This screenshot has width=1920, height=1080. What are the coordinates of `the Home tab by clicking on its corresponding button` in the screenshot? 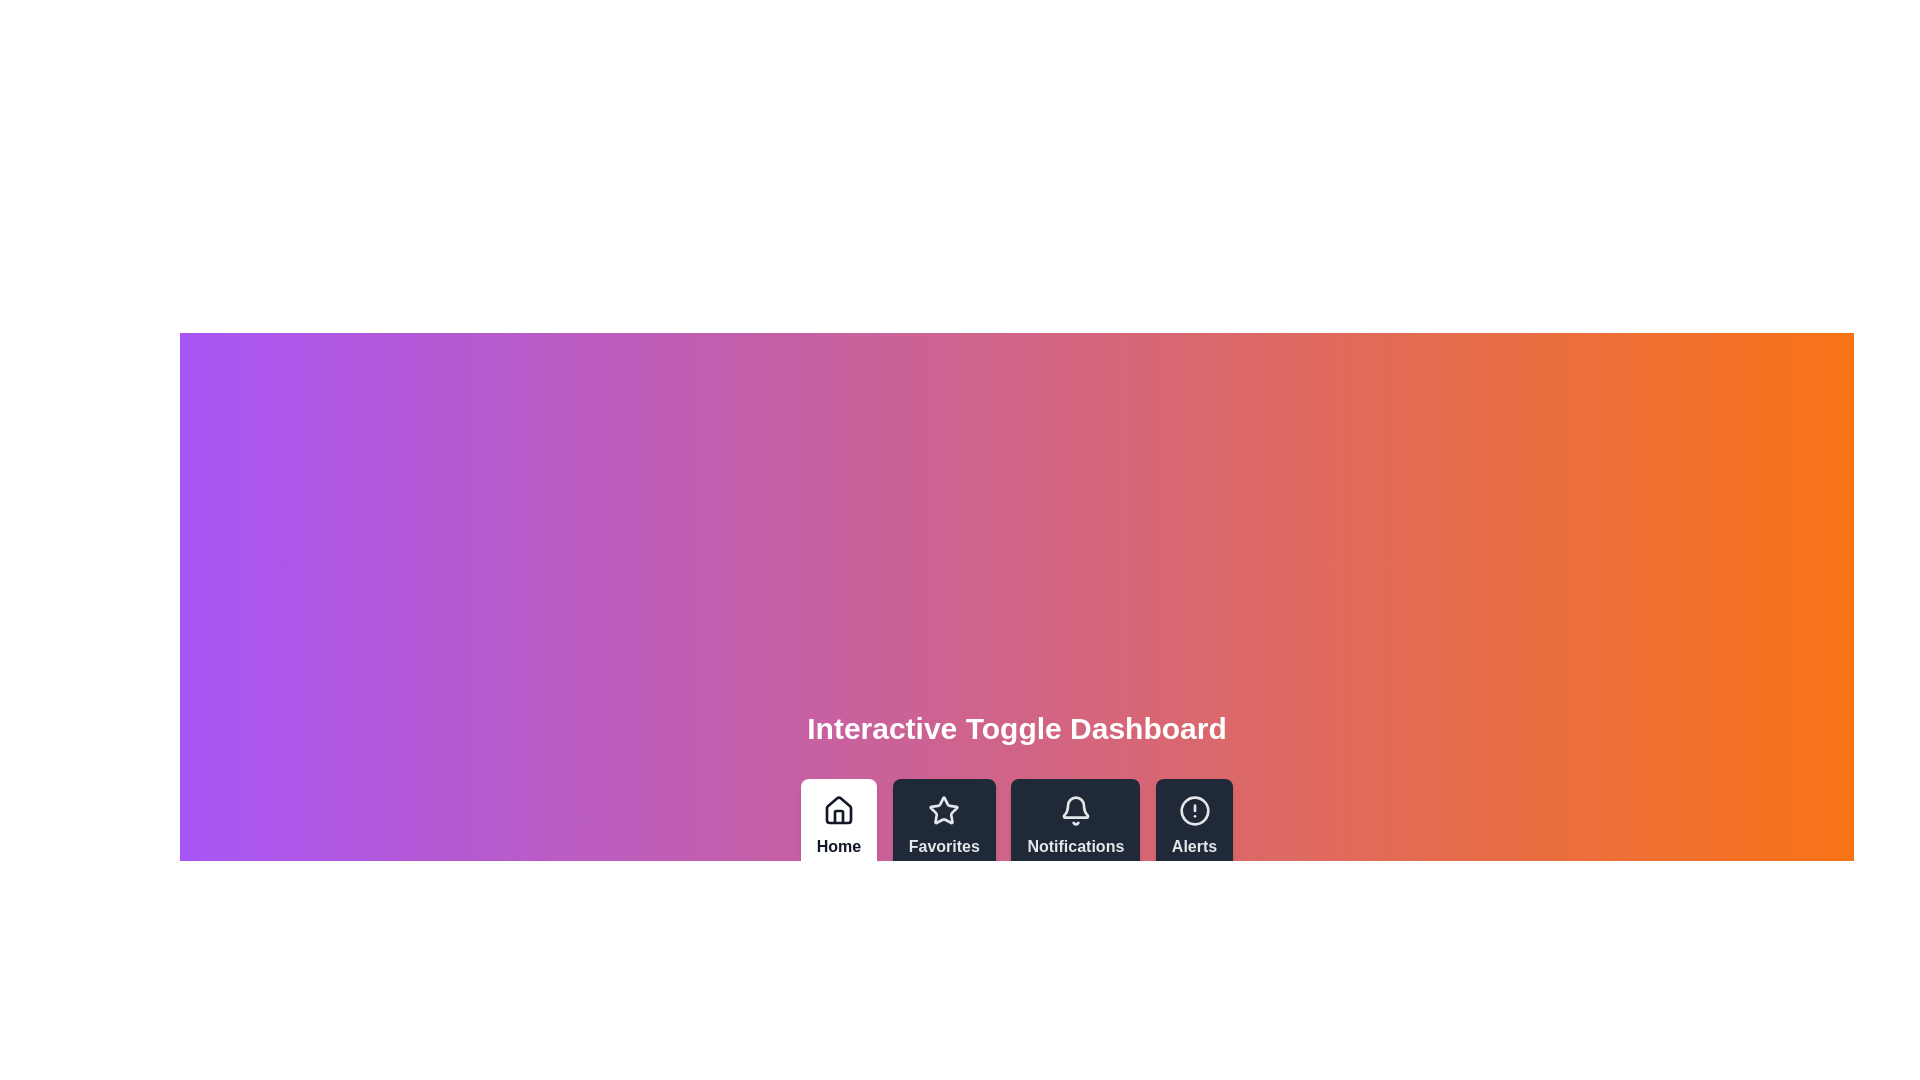 It's located at (839, 826).